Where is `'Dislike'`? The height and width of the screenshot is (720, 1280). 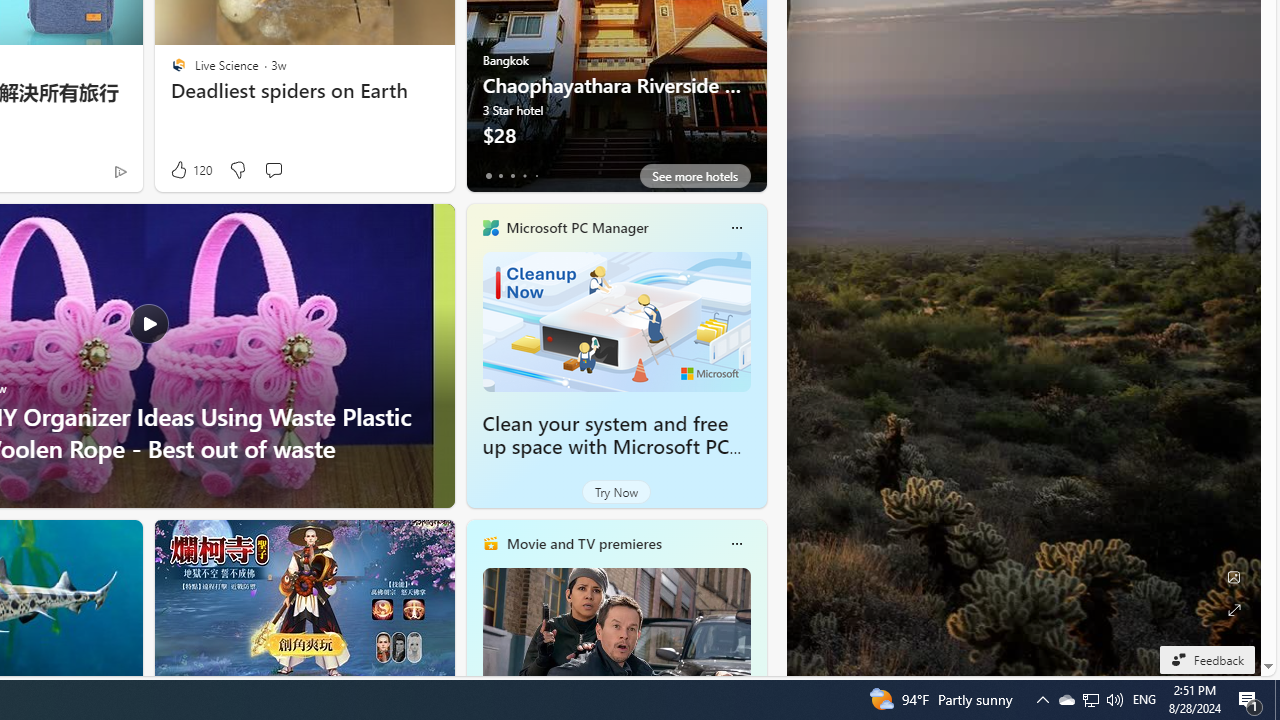 'Dislike' is located at coordinates (237, 169).